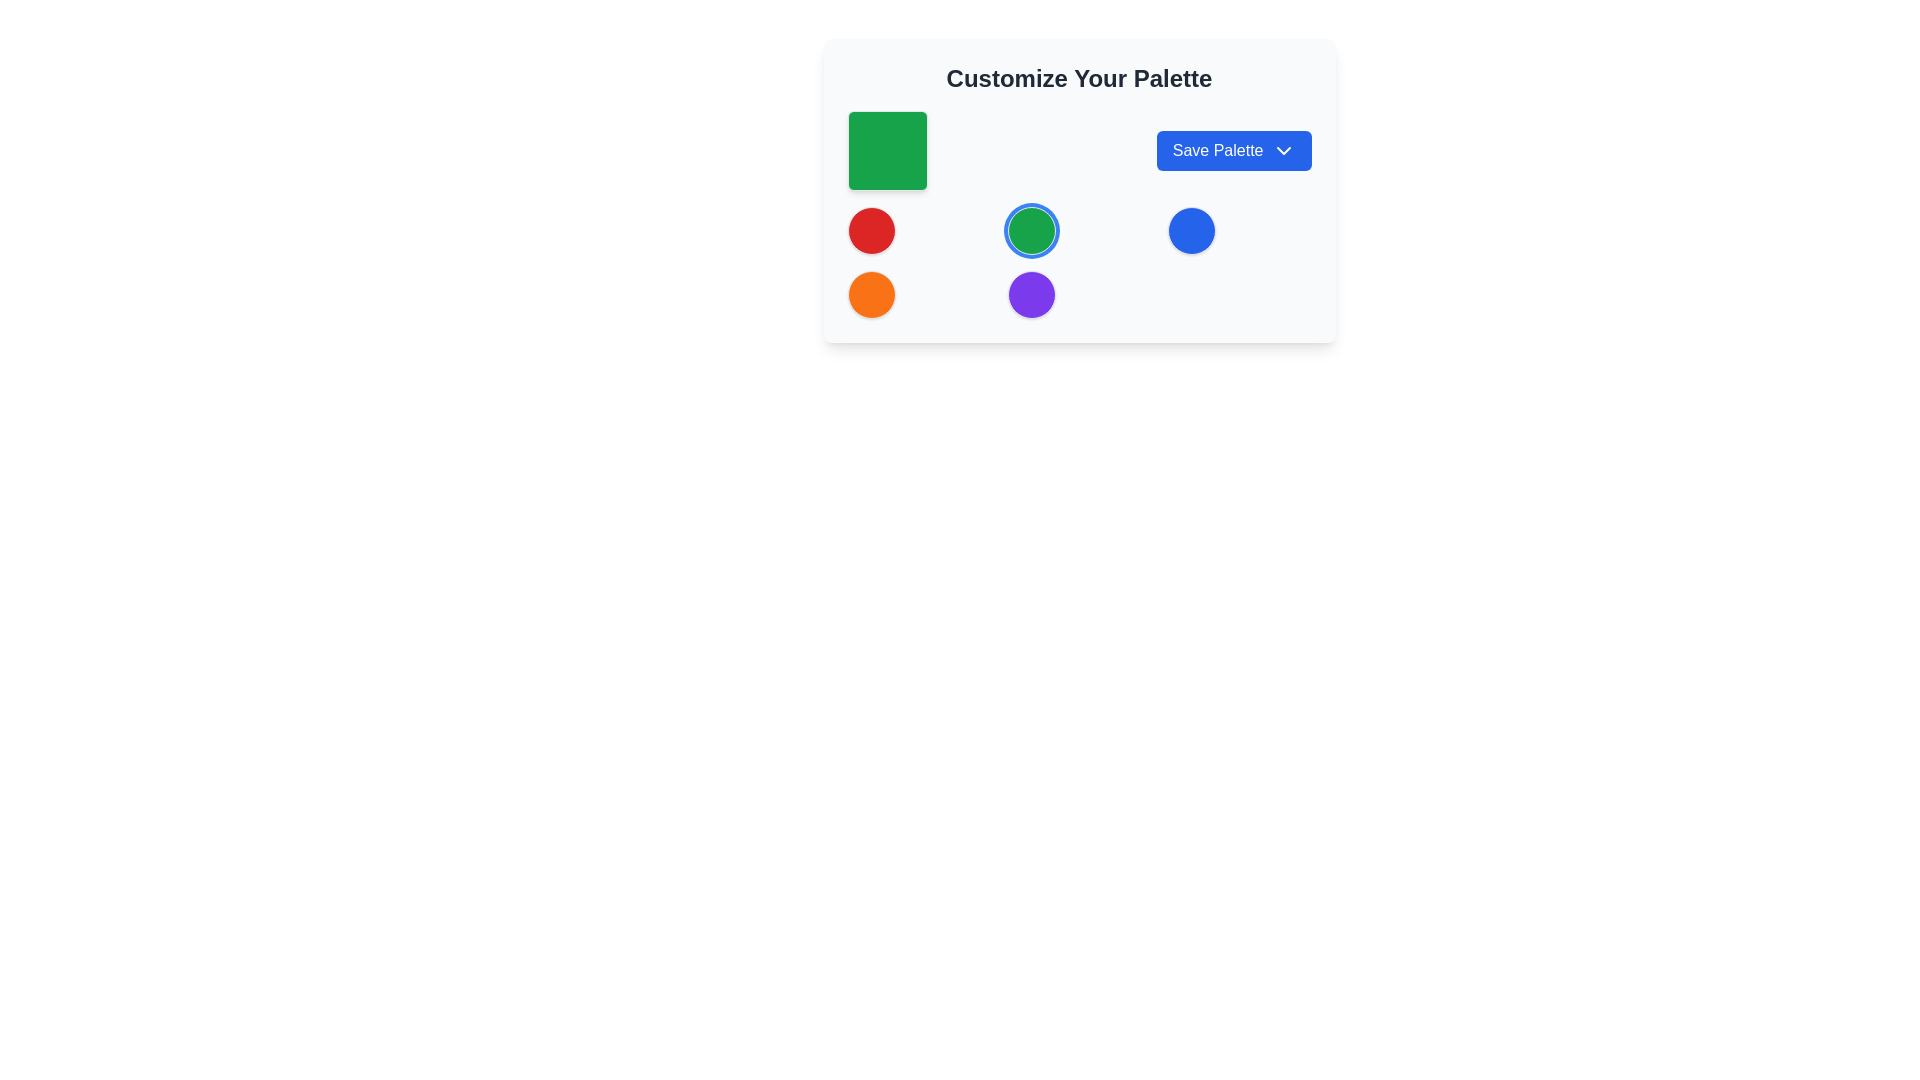  Describe the element at coordinates (1283, 150) in the screenshot. I see `the dropdown icon located at the right end of the 'Save Palette' button in the top-right corner of the content card` at that location.